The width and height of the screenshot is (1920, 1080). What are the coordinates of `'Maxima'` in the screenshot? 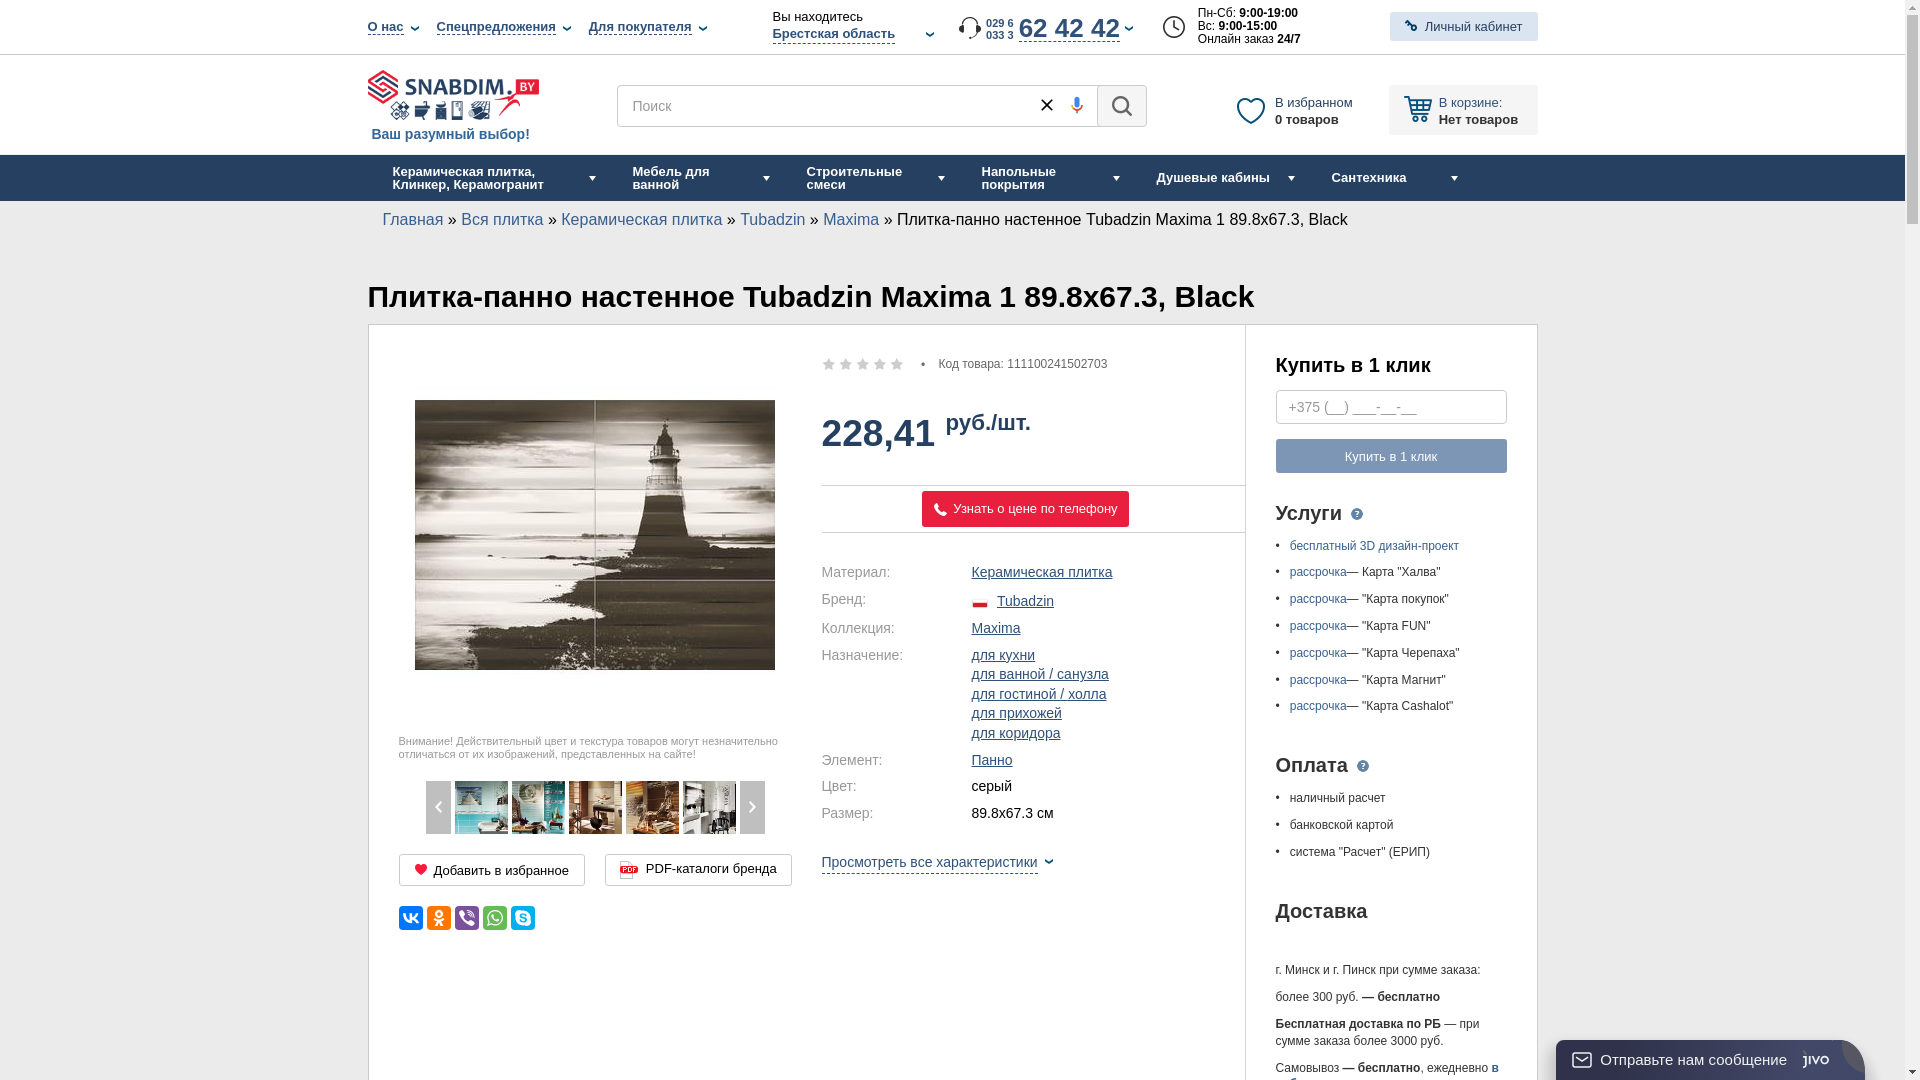 It's located at (822, 219).